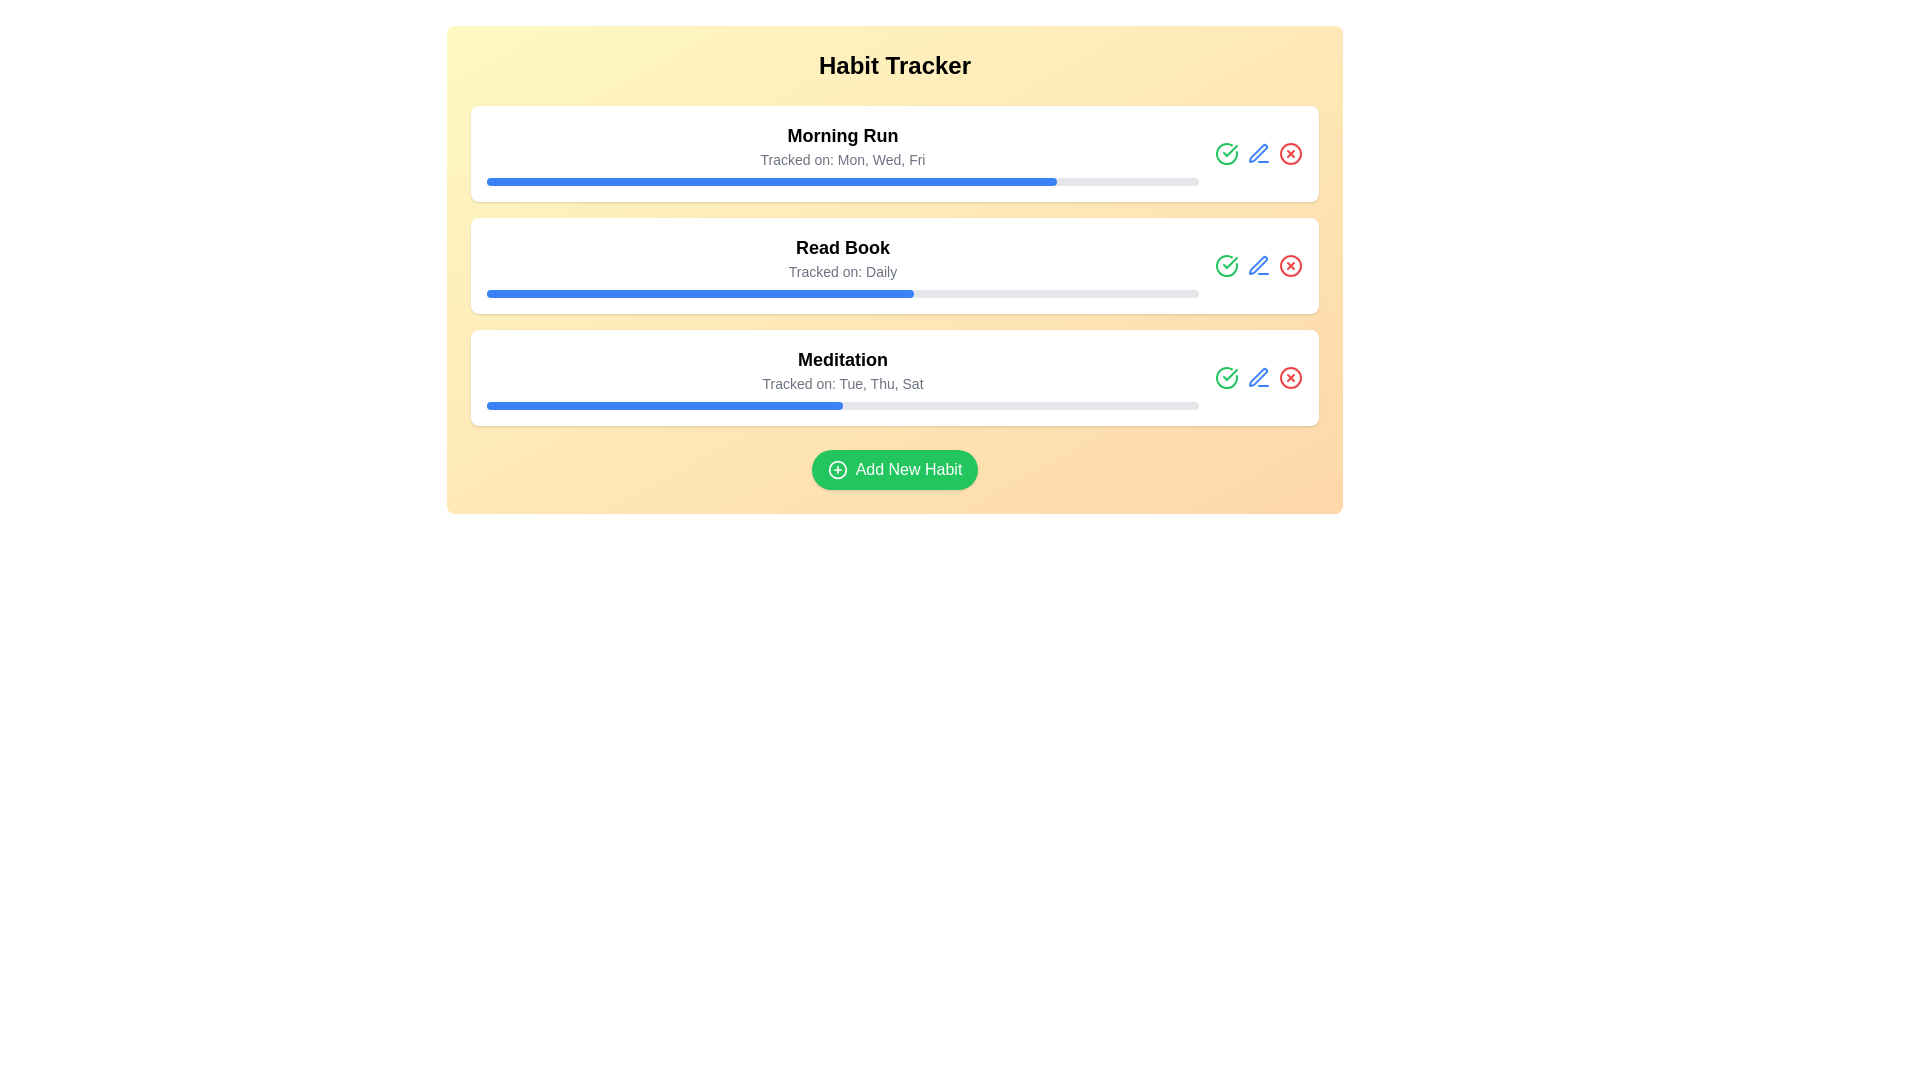 This screenshot has height=1080, width=1920. Describe the element at coordinates (1226, 265) in the screenshot. I see `the top-left part of the green checkmark SVG icon located within the circular motif next` at that location.